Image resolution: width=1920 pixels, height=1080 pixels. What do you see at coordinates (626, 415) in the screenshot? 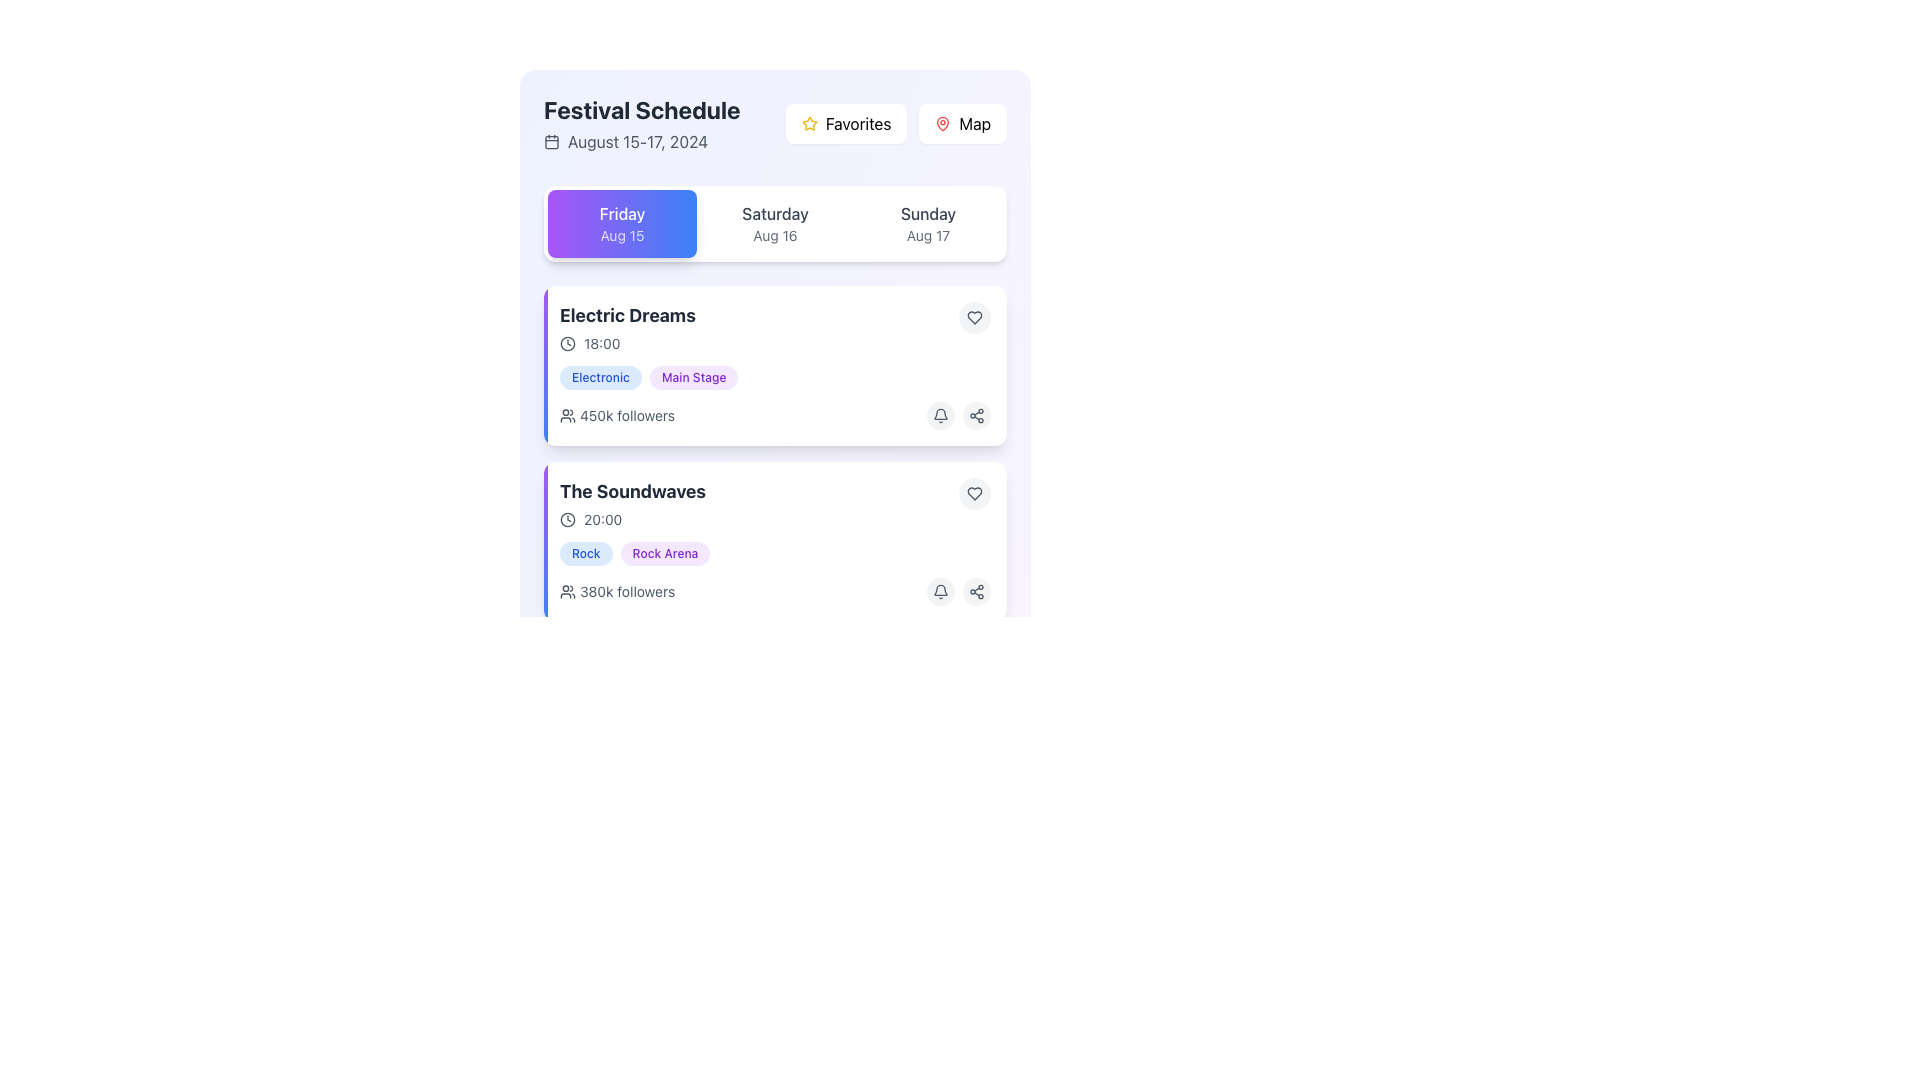
I see `content displayed in the text label that shows the total number of followers for the 'Electric Dreams' event, positioned on the left side of the content card, beneath the event's time, genre tags, and location` at bounding box center [626, 415].